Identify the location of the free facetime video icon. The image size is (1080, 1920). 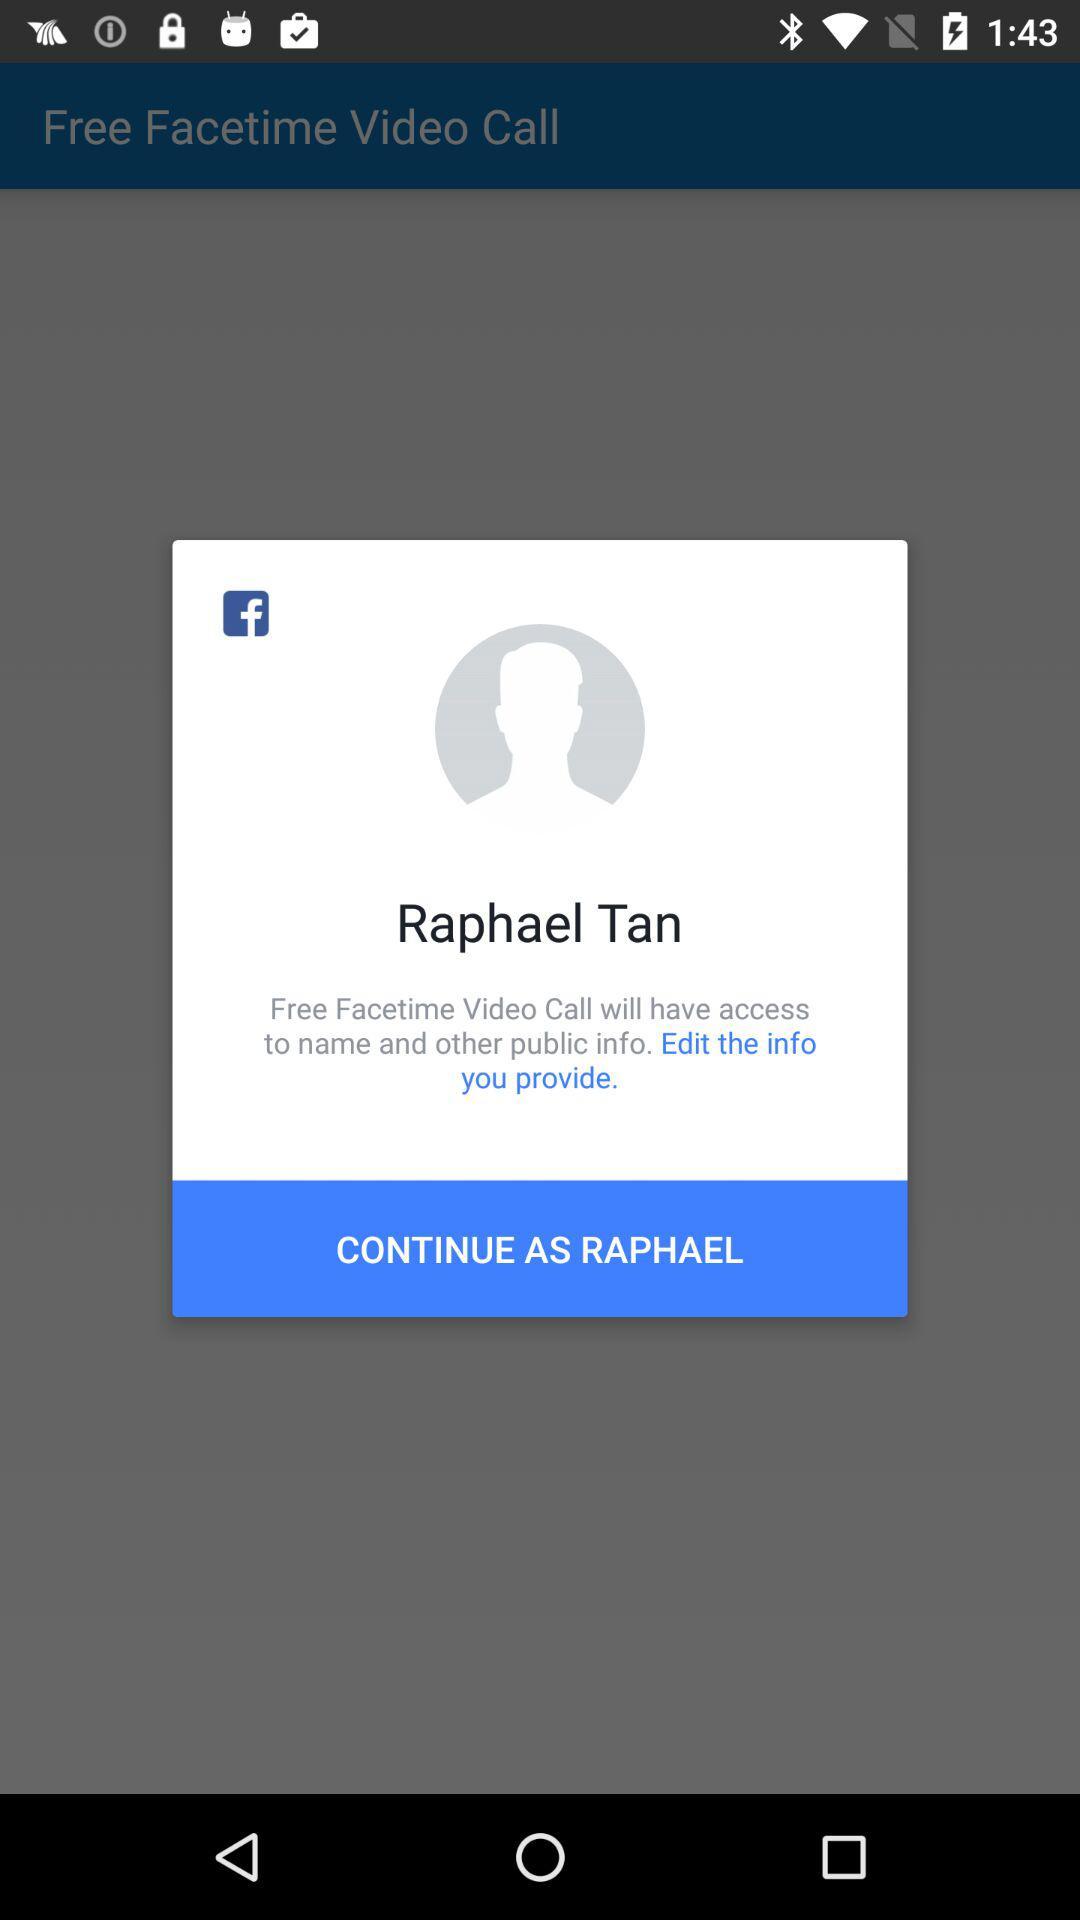
(540, 1041).